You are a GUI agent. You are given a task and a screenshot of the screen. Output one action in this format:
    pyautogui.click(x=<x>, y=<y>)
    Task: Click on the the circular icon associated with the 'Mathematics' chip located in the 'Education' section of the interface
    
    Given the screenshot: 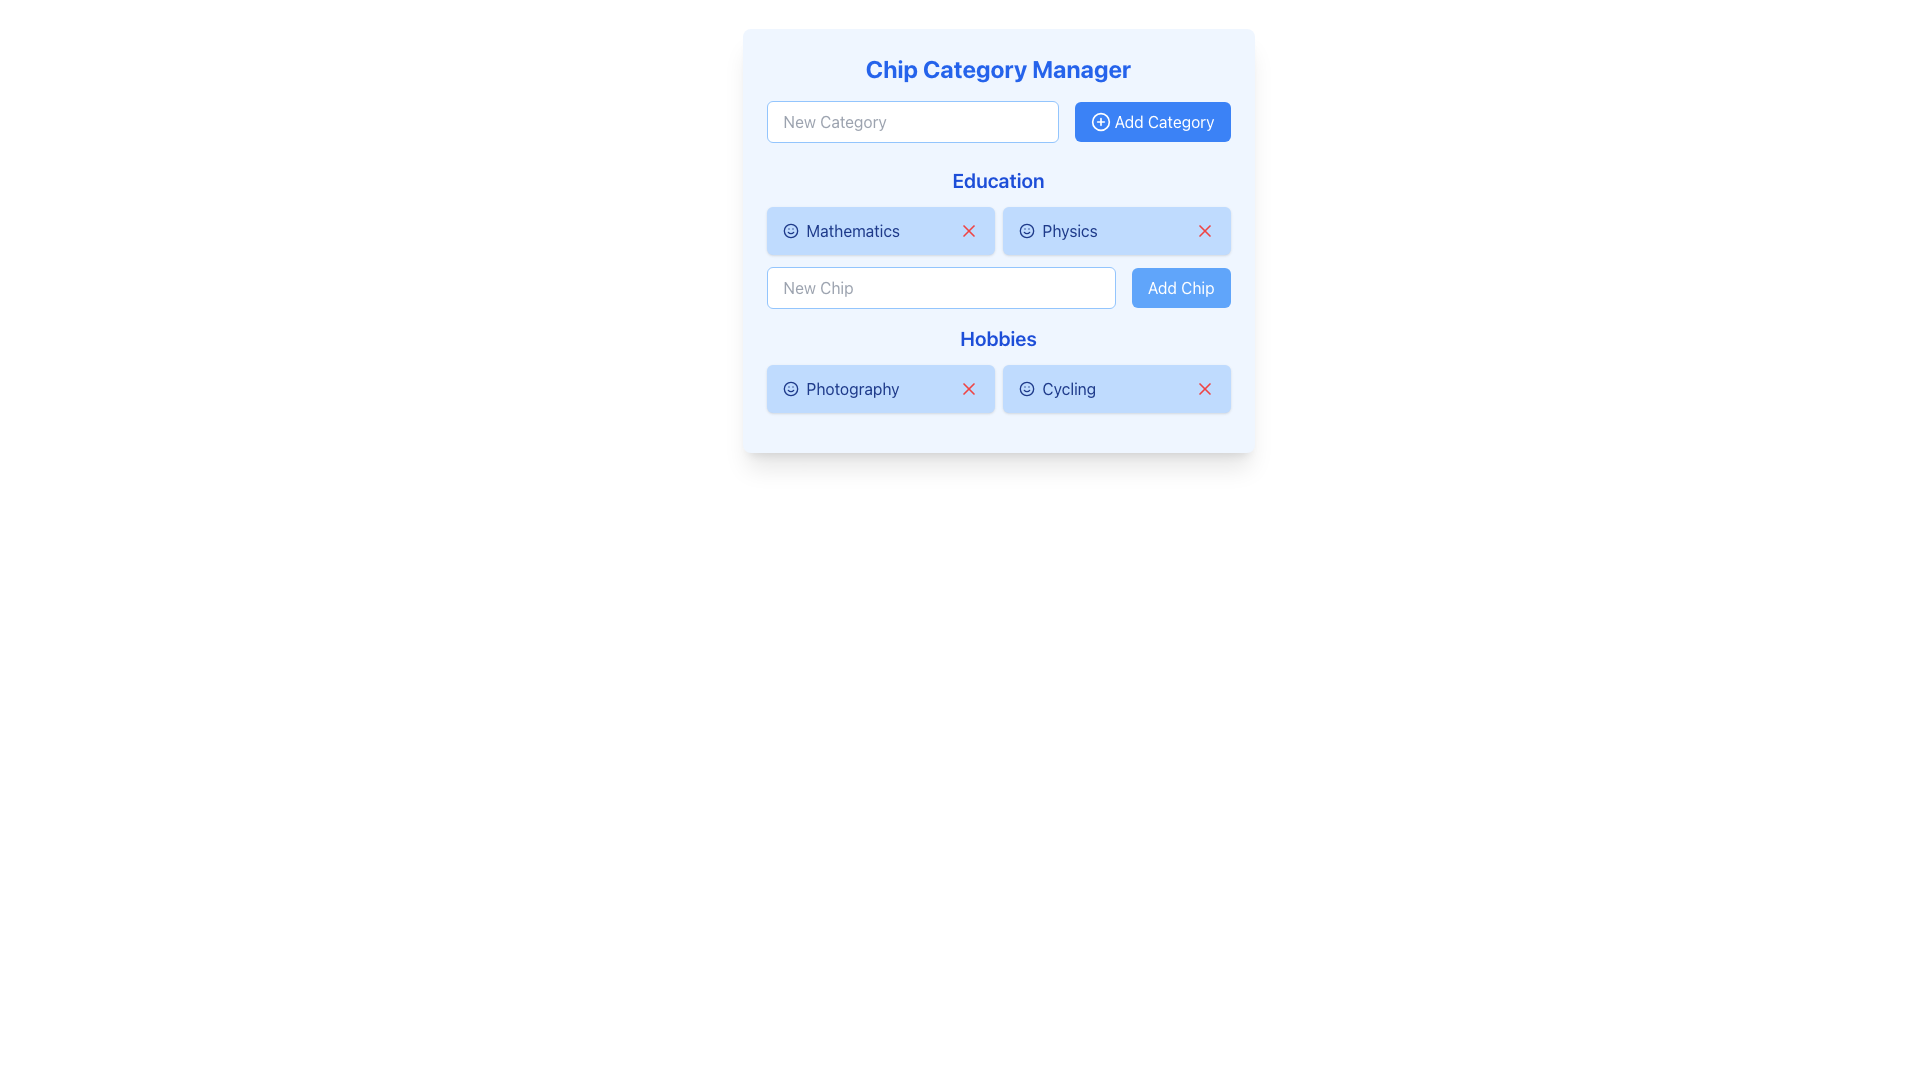 What is the action you would take?
    pyautogui.click(x=789, y=230)
    